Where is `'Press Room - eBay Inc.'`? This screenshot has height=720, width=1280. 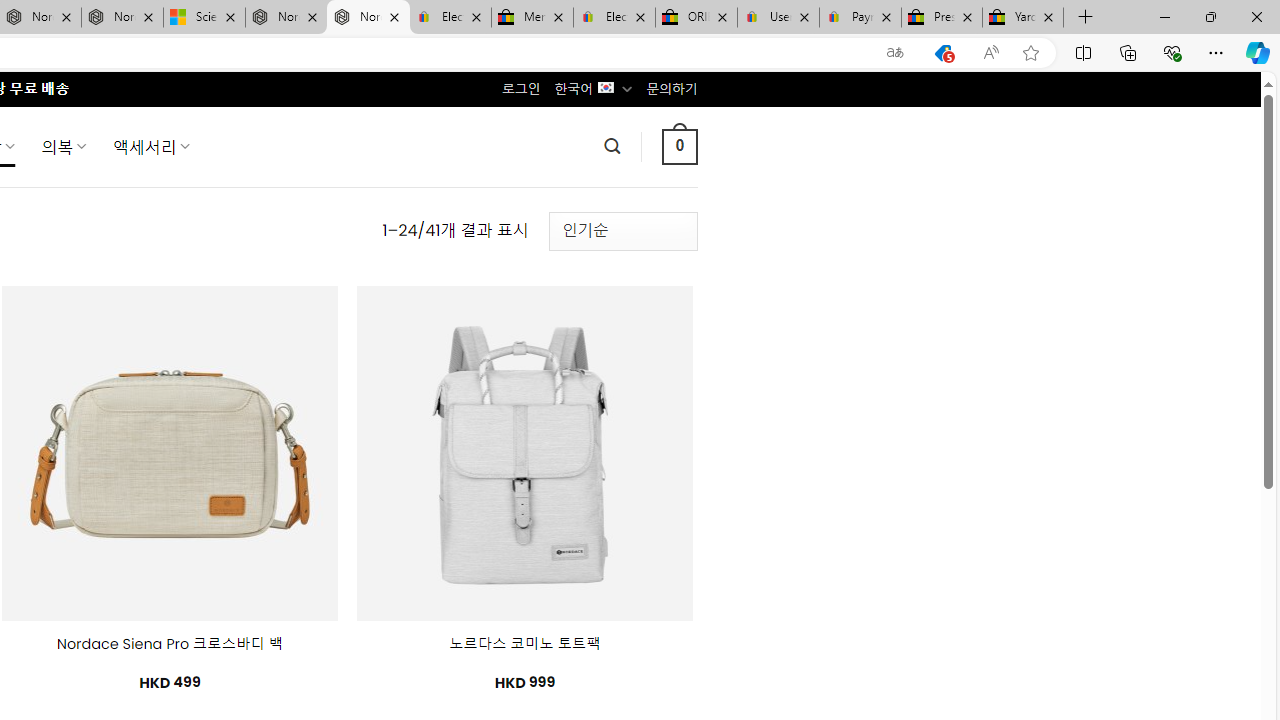
'Press Room - eBay Inc.' is located at coordinates (941, 17).